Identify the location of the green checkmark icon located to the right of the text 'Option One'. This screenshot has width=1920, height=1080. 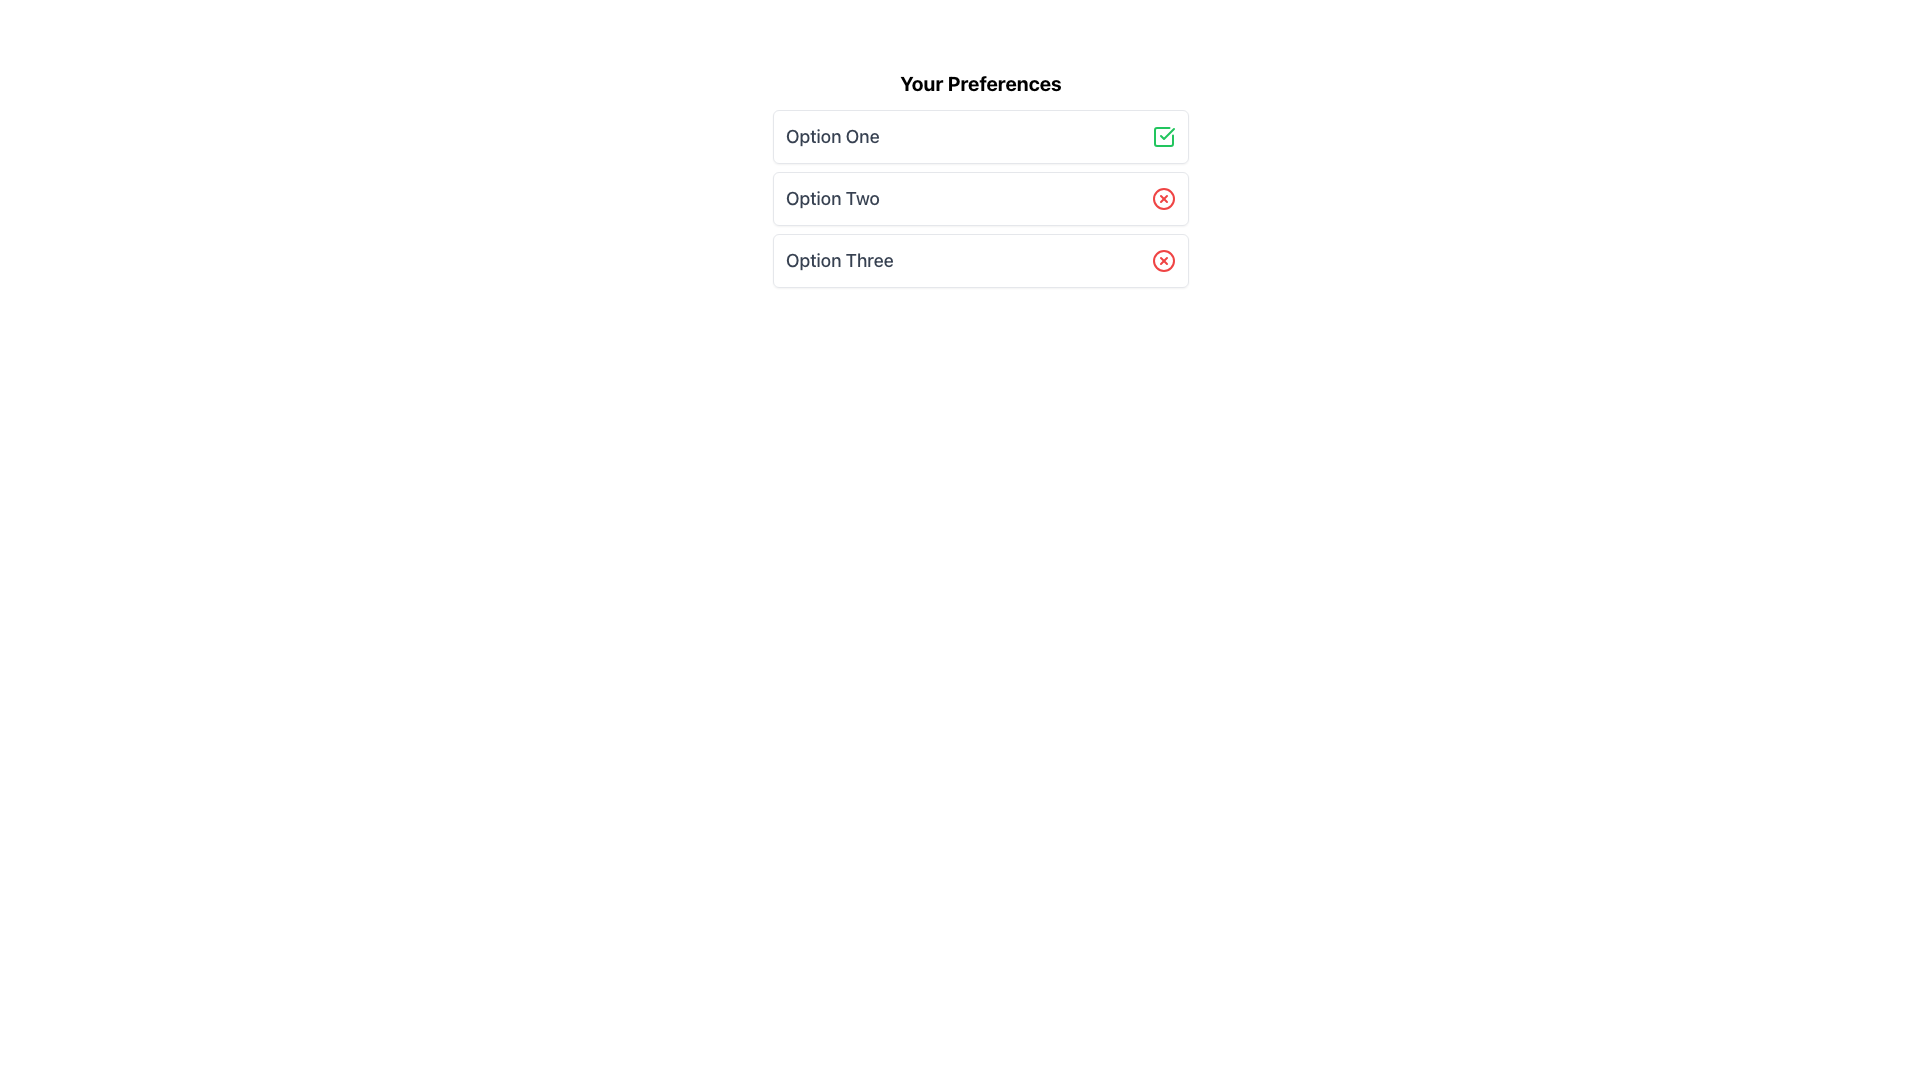
(1167, 134).